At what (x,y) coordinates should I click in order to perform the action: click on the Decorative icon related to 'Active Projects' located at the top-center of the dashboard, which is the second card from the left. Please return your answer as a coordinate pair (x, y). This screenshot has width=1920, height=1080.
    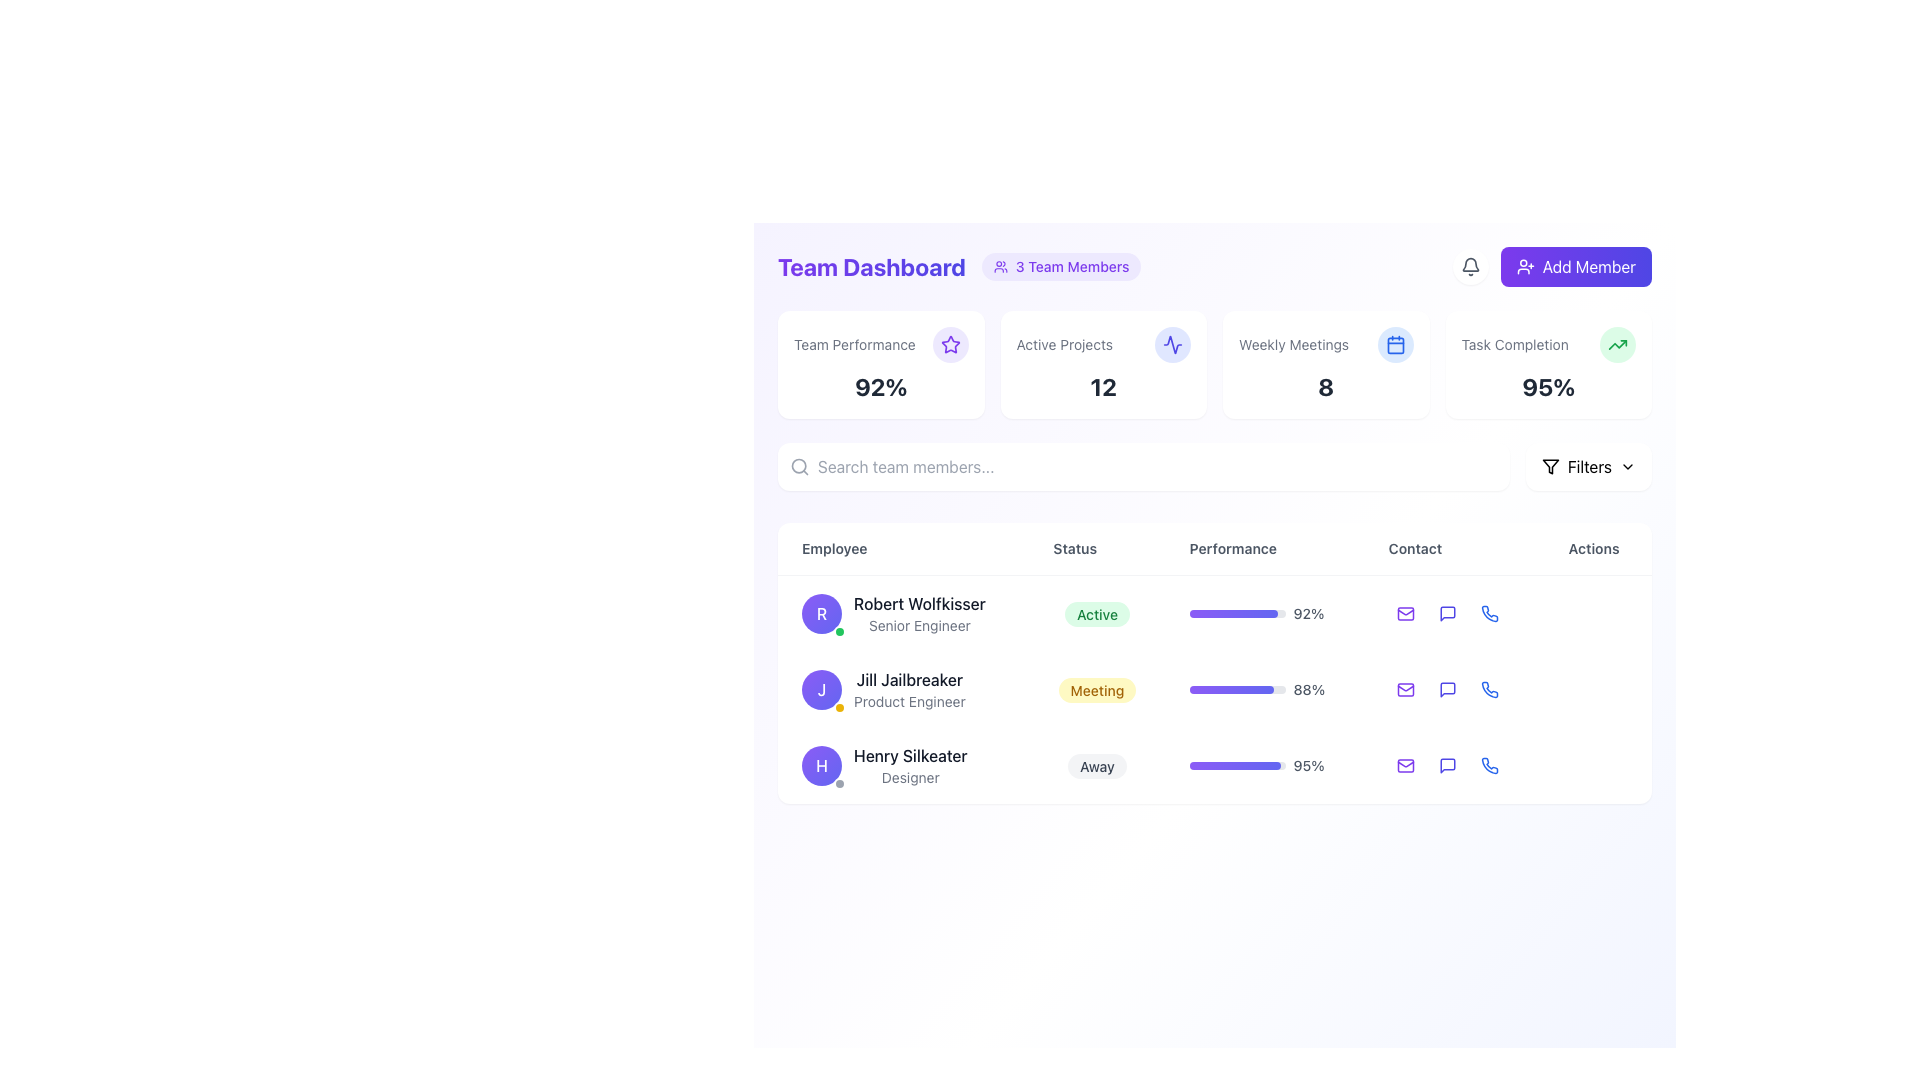
    Looking at the image, I should click on (1172, 343).